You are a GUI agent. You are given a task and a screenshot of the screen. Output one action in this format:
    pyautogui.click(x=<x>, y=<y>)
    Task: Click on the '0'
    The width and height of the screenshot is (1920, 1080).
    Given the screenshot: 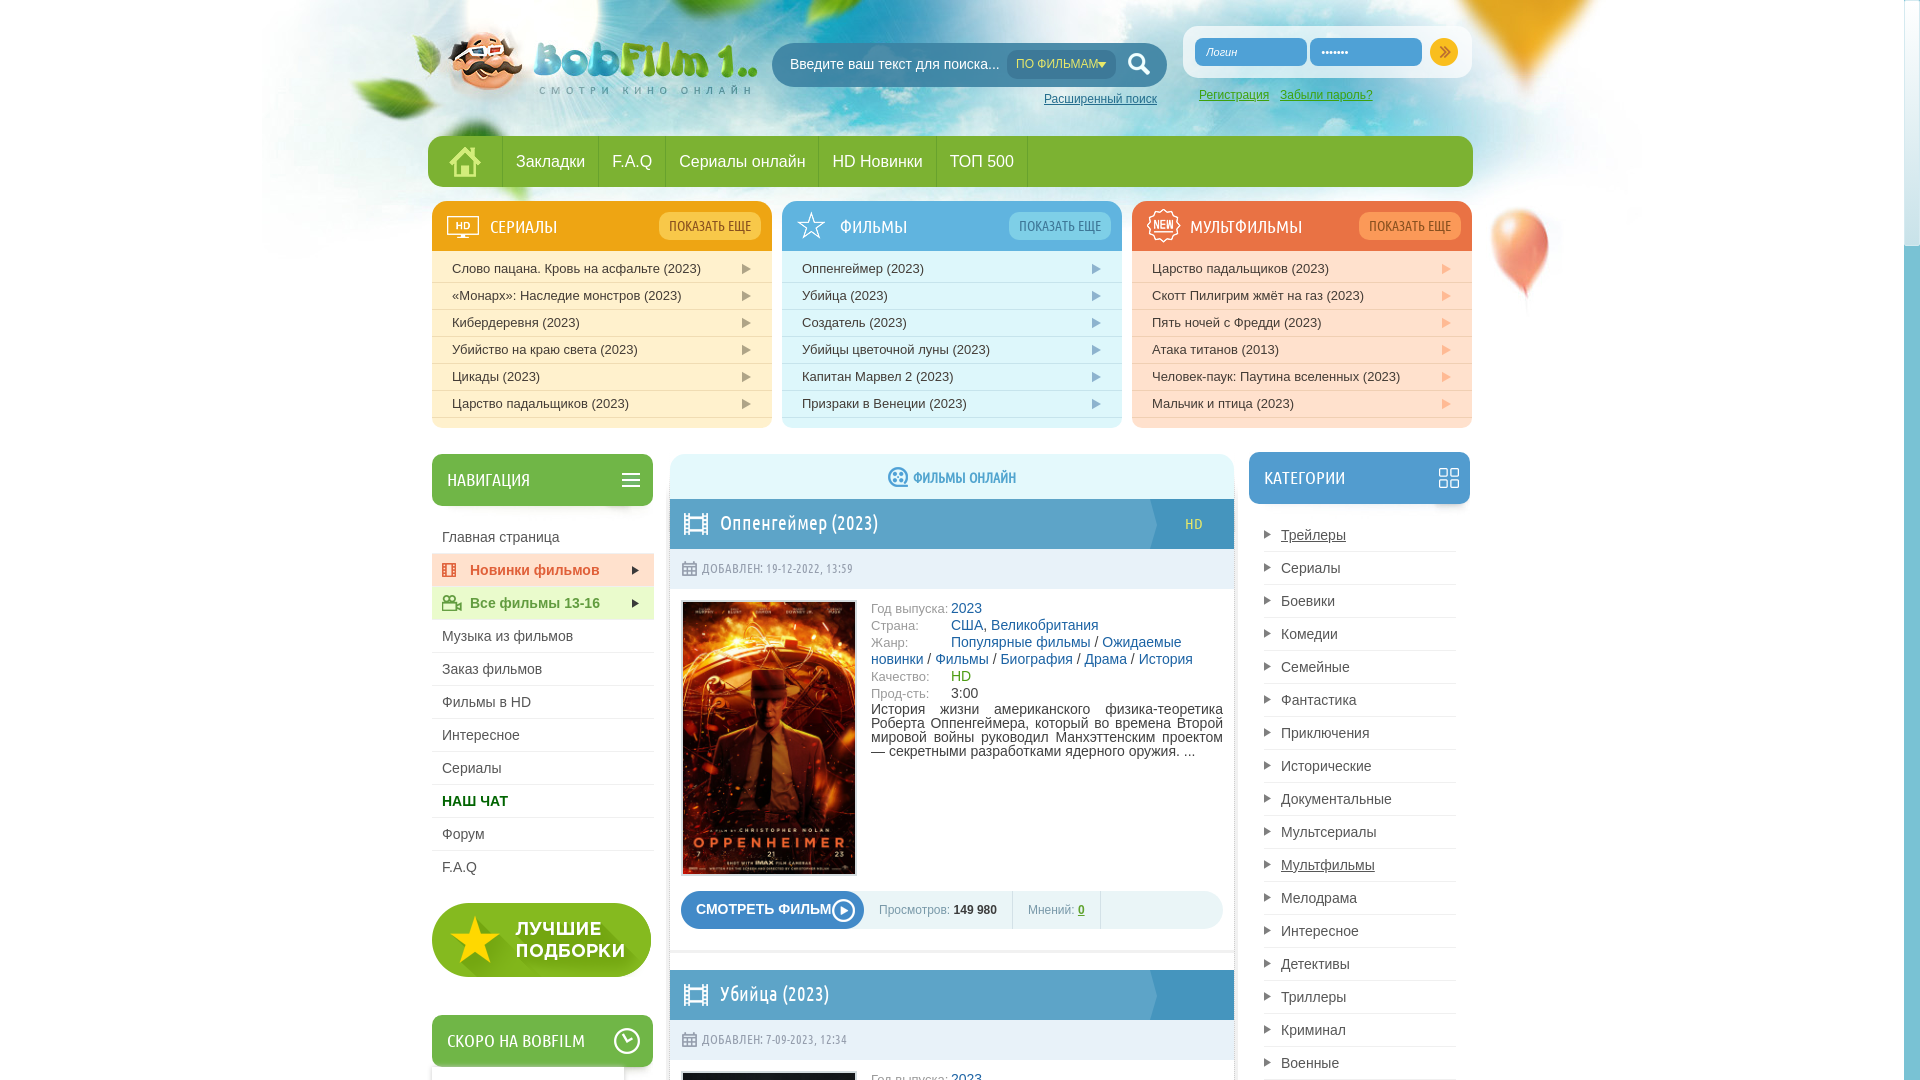 What is the action you would take?
    pyautogui.click(x=1080, y=910)
    